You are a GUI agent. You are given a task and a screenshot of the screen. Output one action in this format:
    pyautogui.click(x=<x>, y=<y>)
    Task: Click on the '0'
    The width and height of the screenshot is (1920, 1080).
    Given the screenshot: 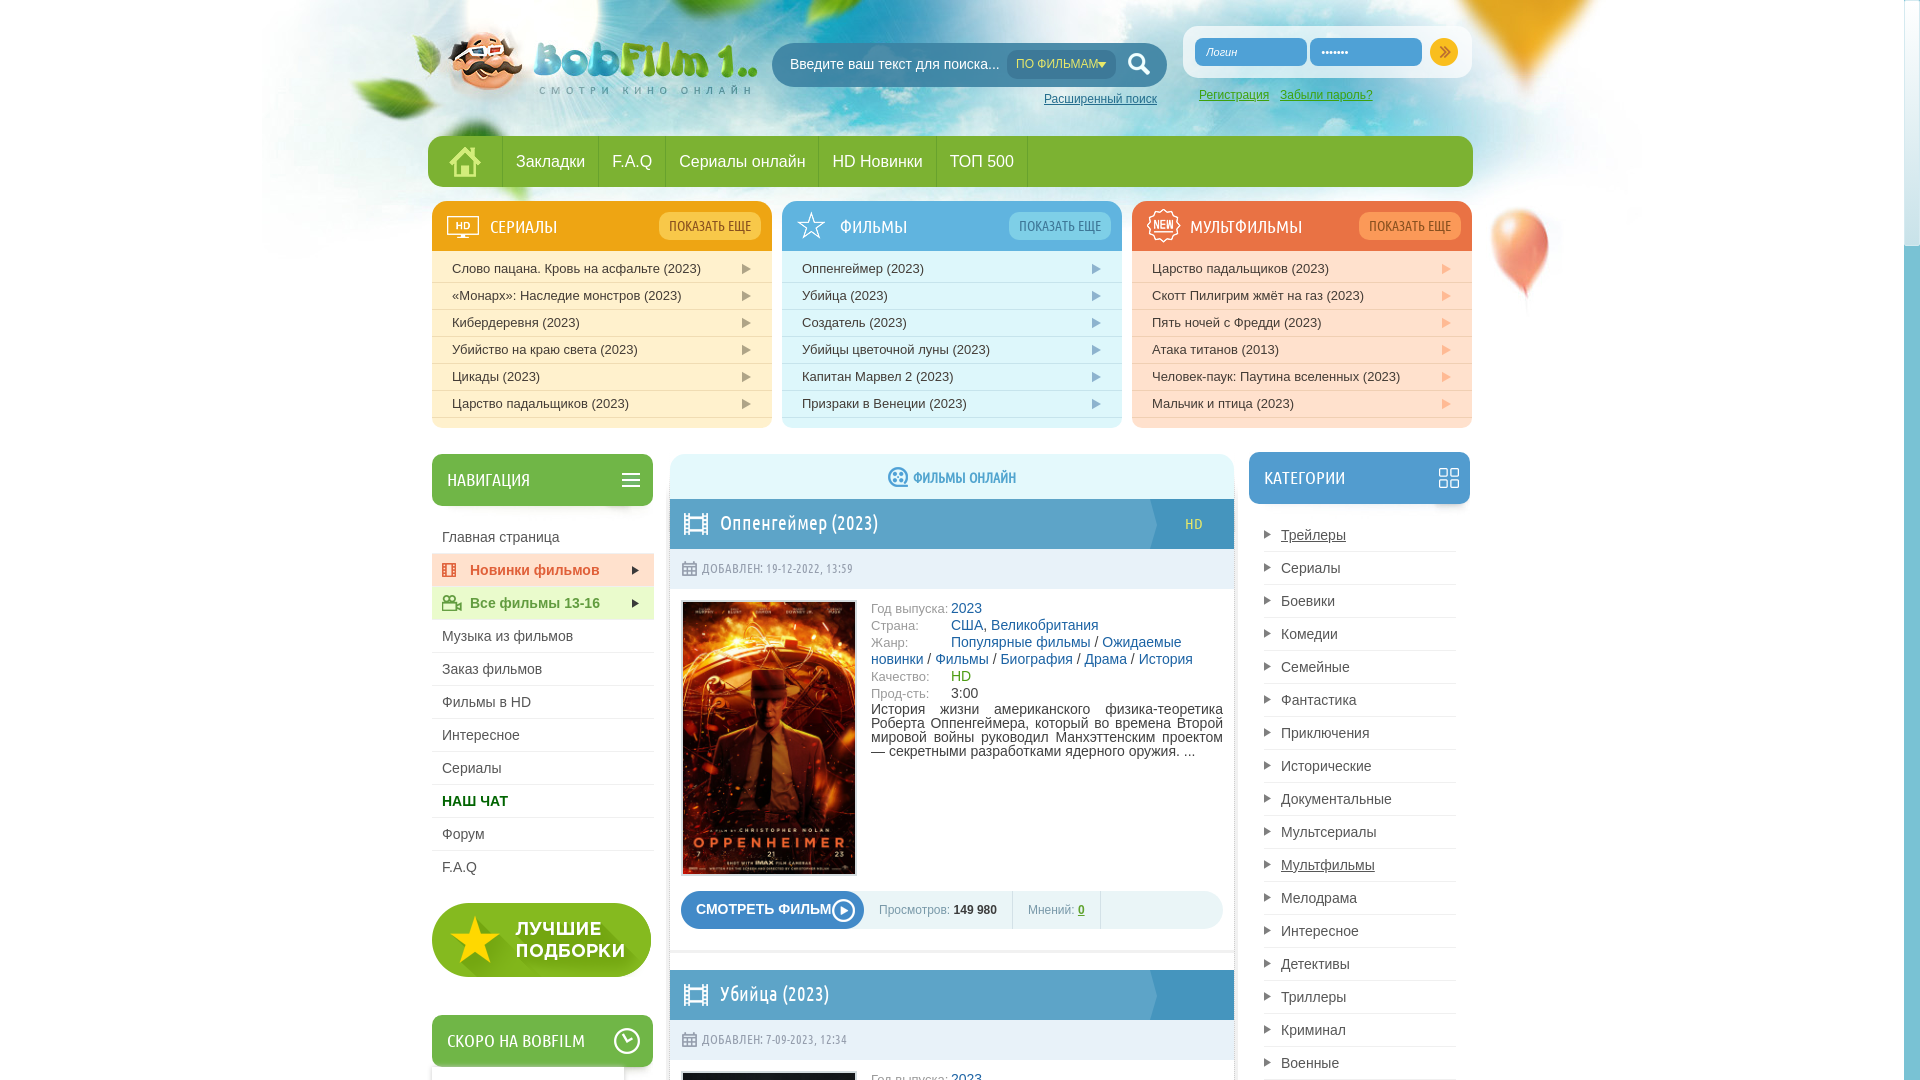 What is the action you would take?
    pyautogui.click(x=1080, y=910)
    